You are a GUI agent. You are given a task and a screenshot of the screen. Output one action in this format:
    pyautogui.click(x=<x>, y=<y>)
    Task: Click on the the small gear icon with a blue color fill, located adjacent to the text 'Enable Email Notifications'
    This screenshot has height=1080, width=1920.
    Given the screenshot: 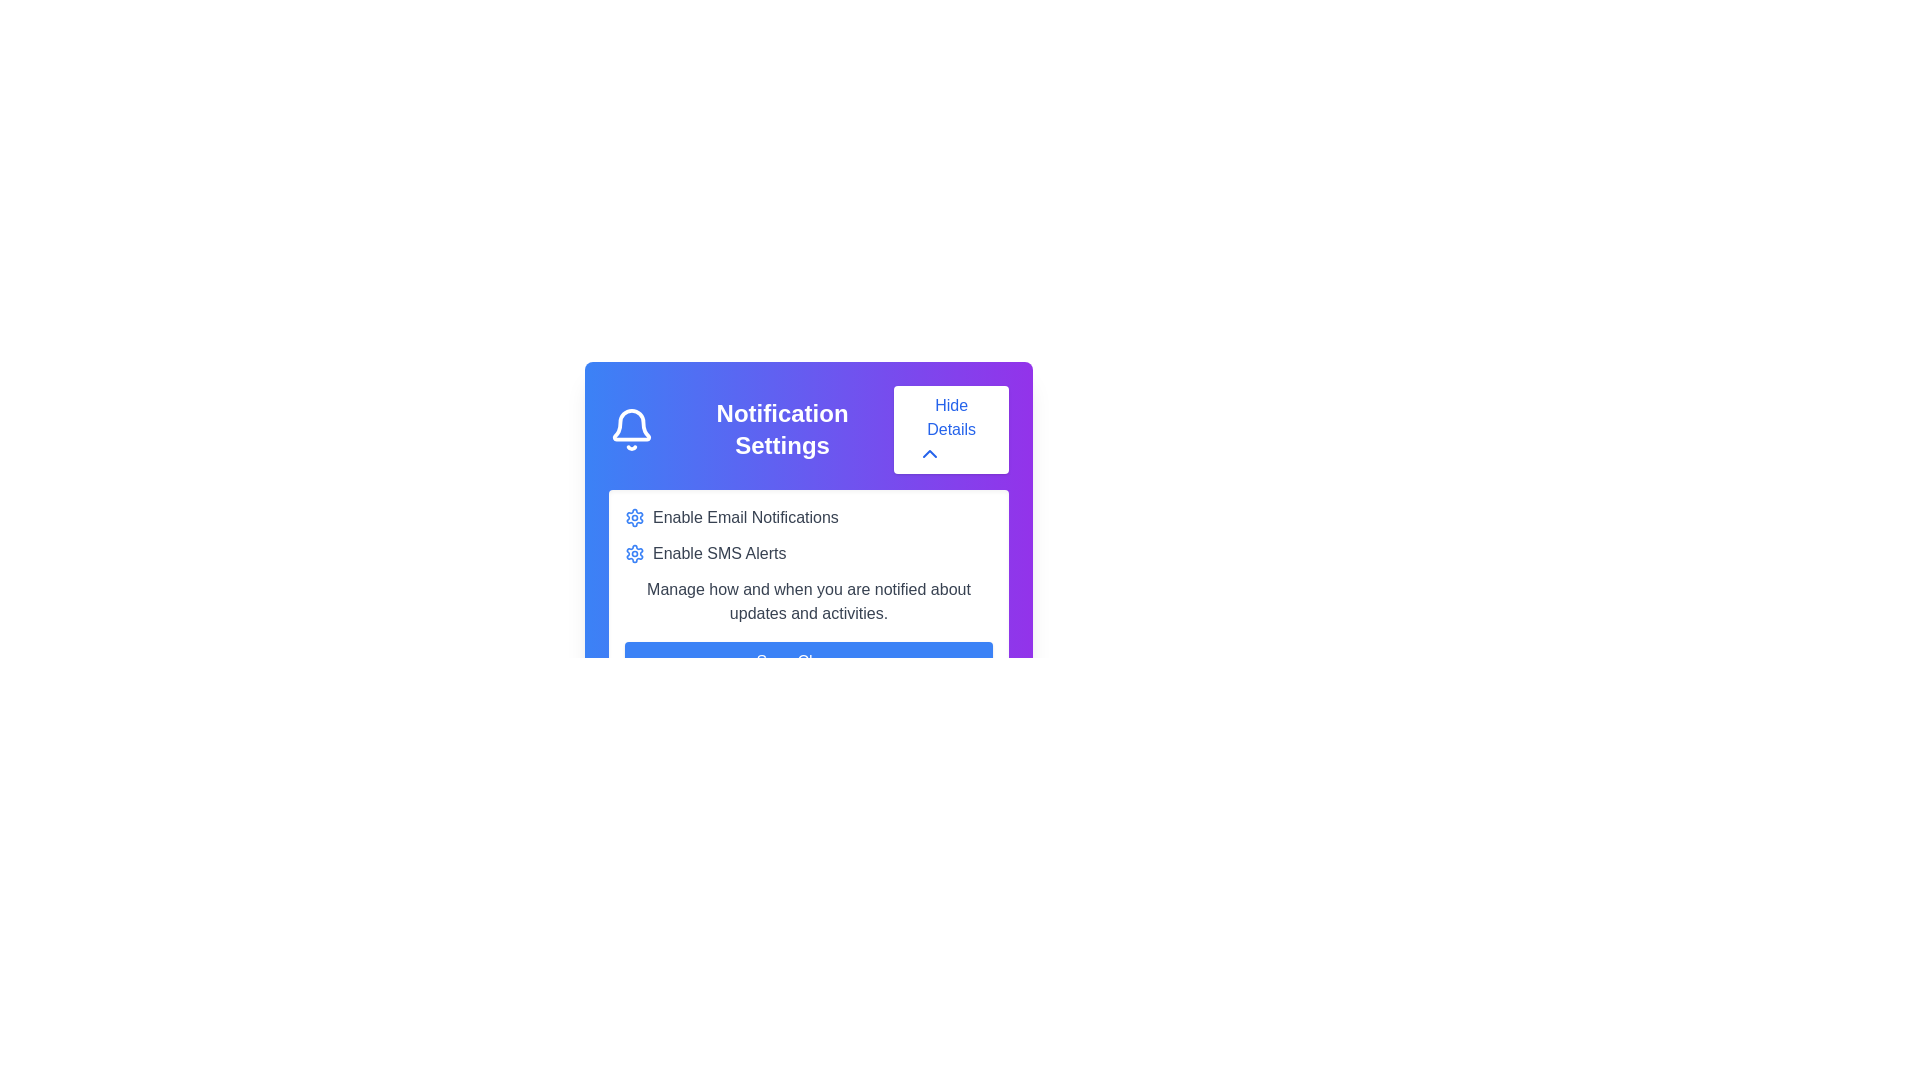 What is the action you would take?
    pyautogui.click(x=633, y=516)
    